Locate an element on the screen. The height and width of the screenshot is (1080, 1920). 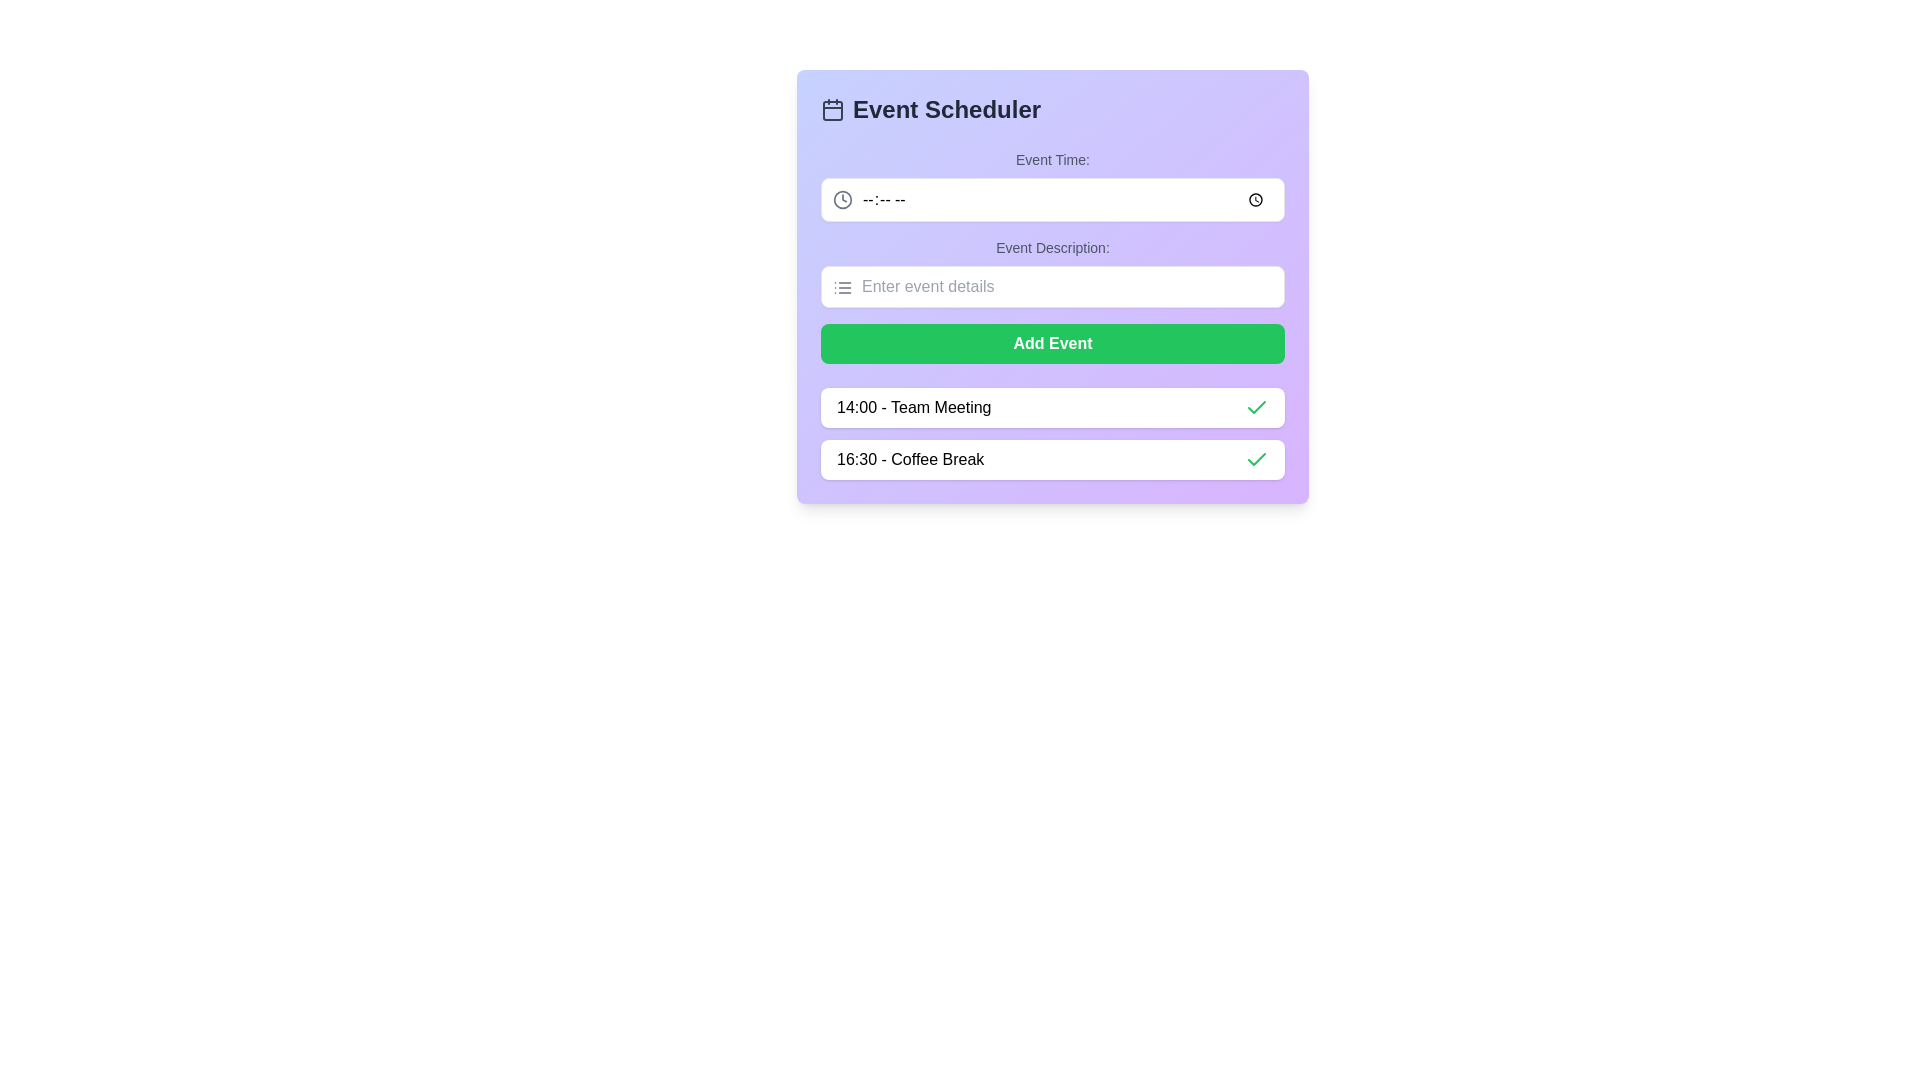
the clock icon, which is styled with a circular outline and positioned to the left of the event time input field near the label 'Event Time' is located at coordinates (843, 200).